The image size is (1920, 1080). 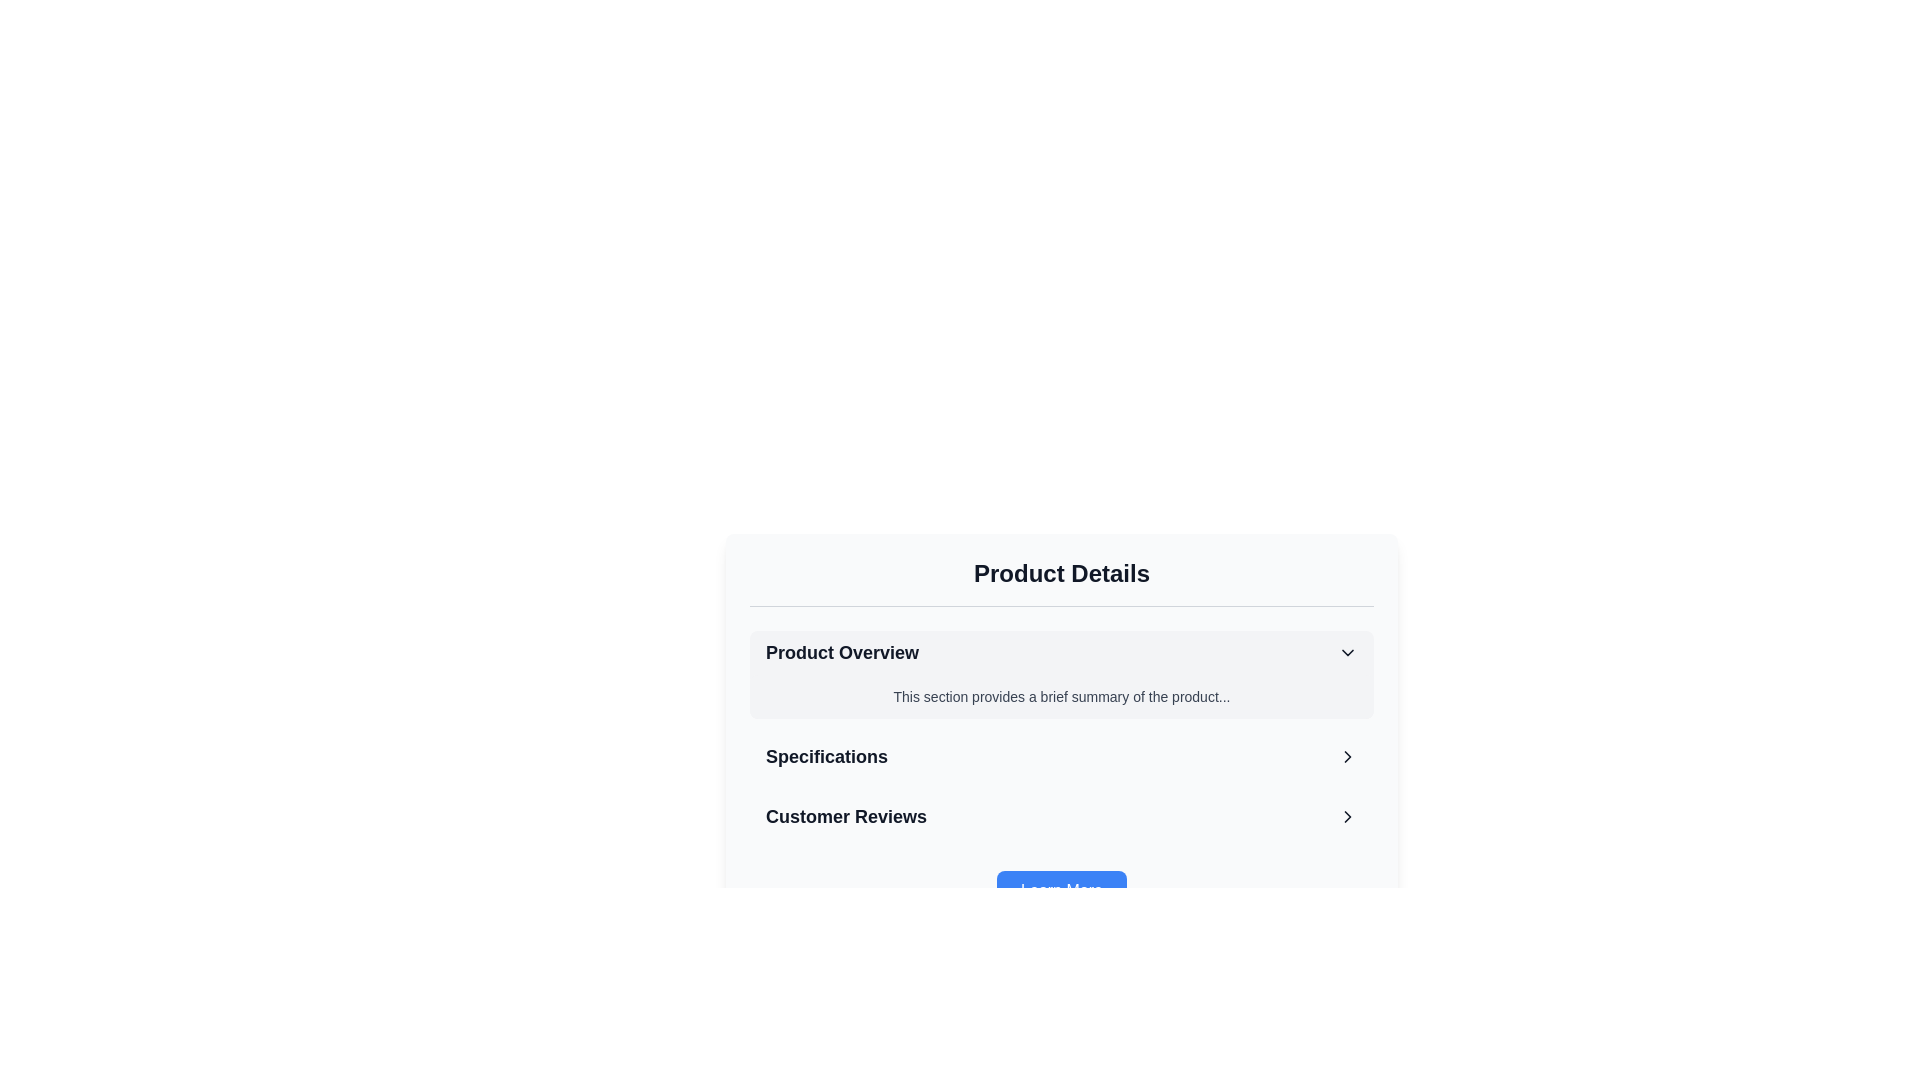 I want to click on the separator element that visually appears as a thin horizontal line with a gray border, positioned between the title 'Product Details' and the content section 'Product Overview', so click(x=1060, y=605).